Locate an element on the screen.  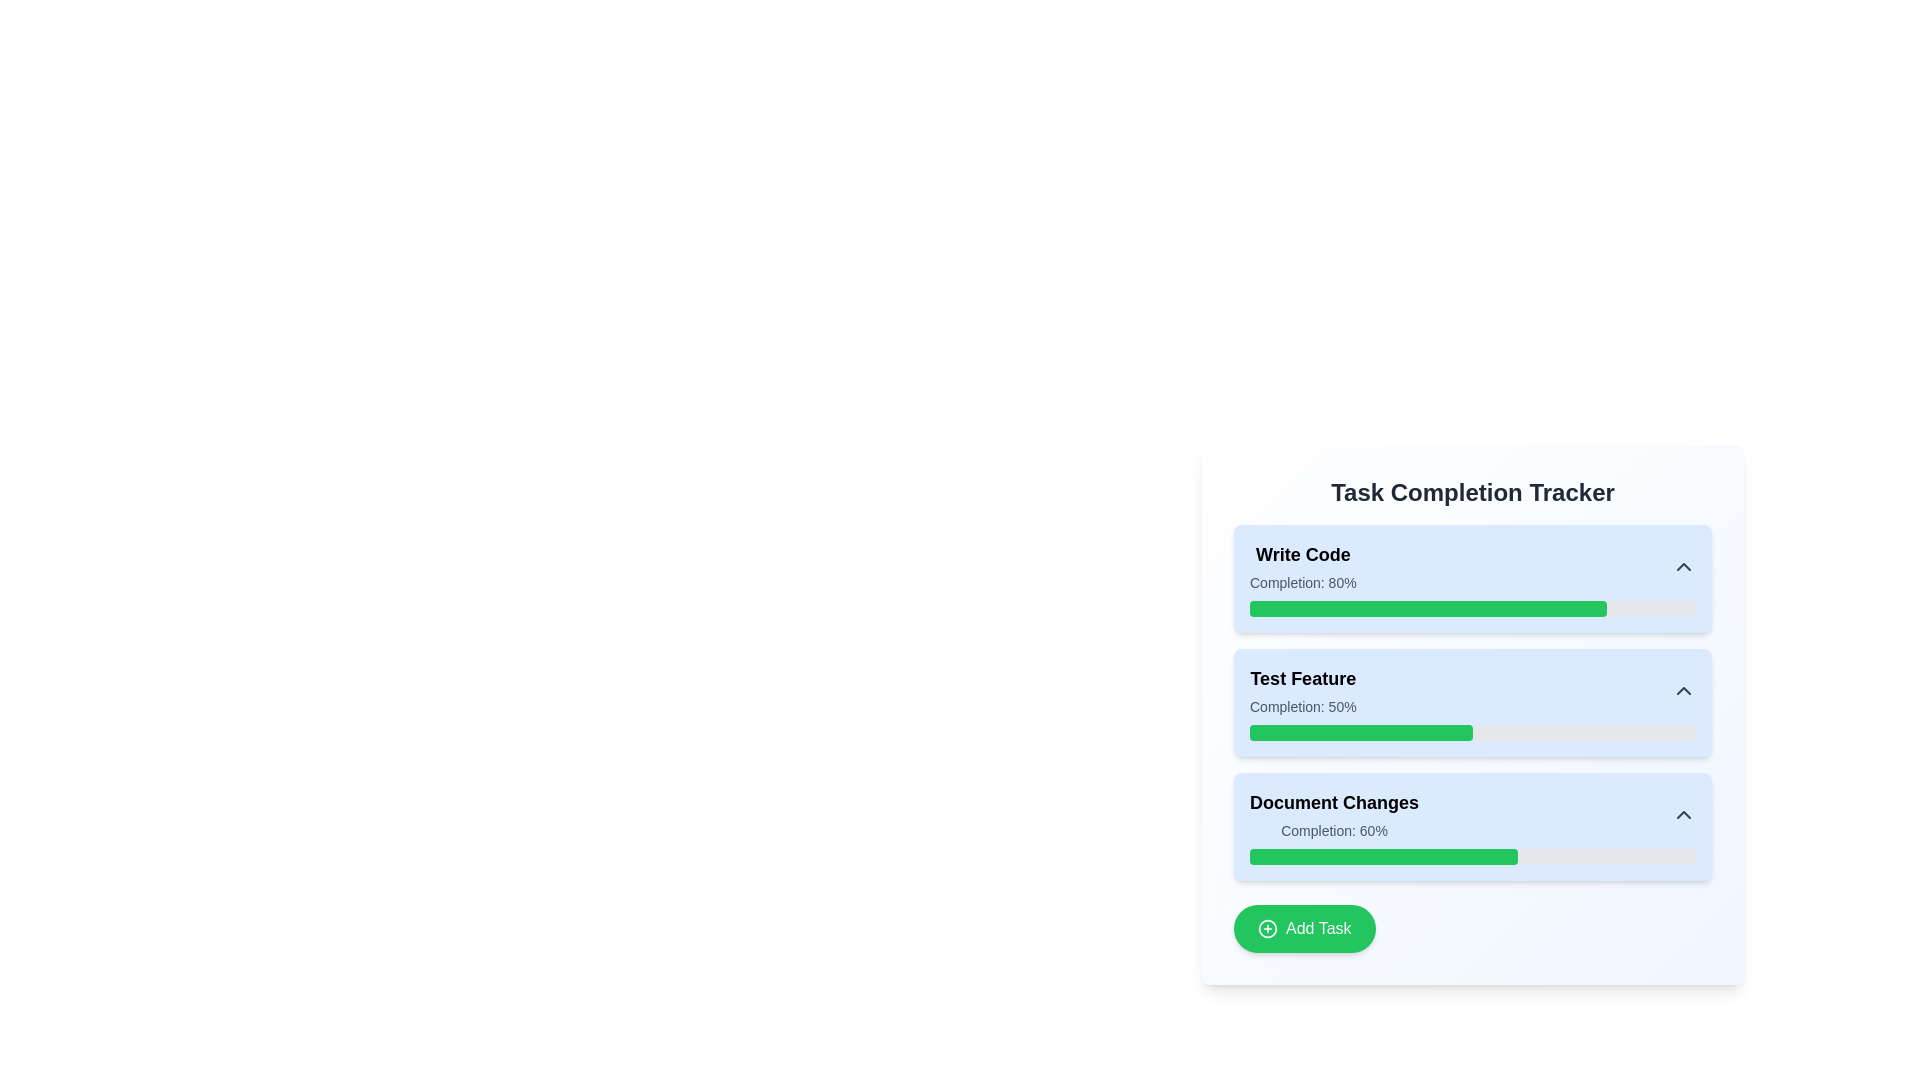
the small upward-pointing chevron arrow icon on the right side of the 'Document Changes' section is located at coordinates (1683, 814).